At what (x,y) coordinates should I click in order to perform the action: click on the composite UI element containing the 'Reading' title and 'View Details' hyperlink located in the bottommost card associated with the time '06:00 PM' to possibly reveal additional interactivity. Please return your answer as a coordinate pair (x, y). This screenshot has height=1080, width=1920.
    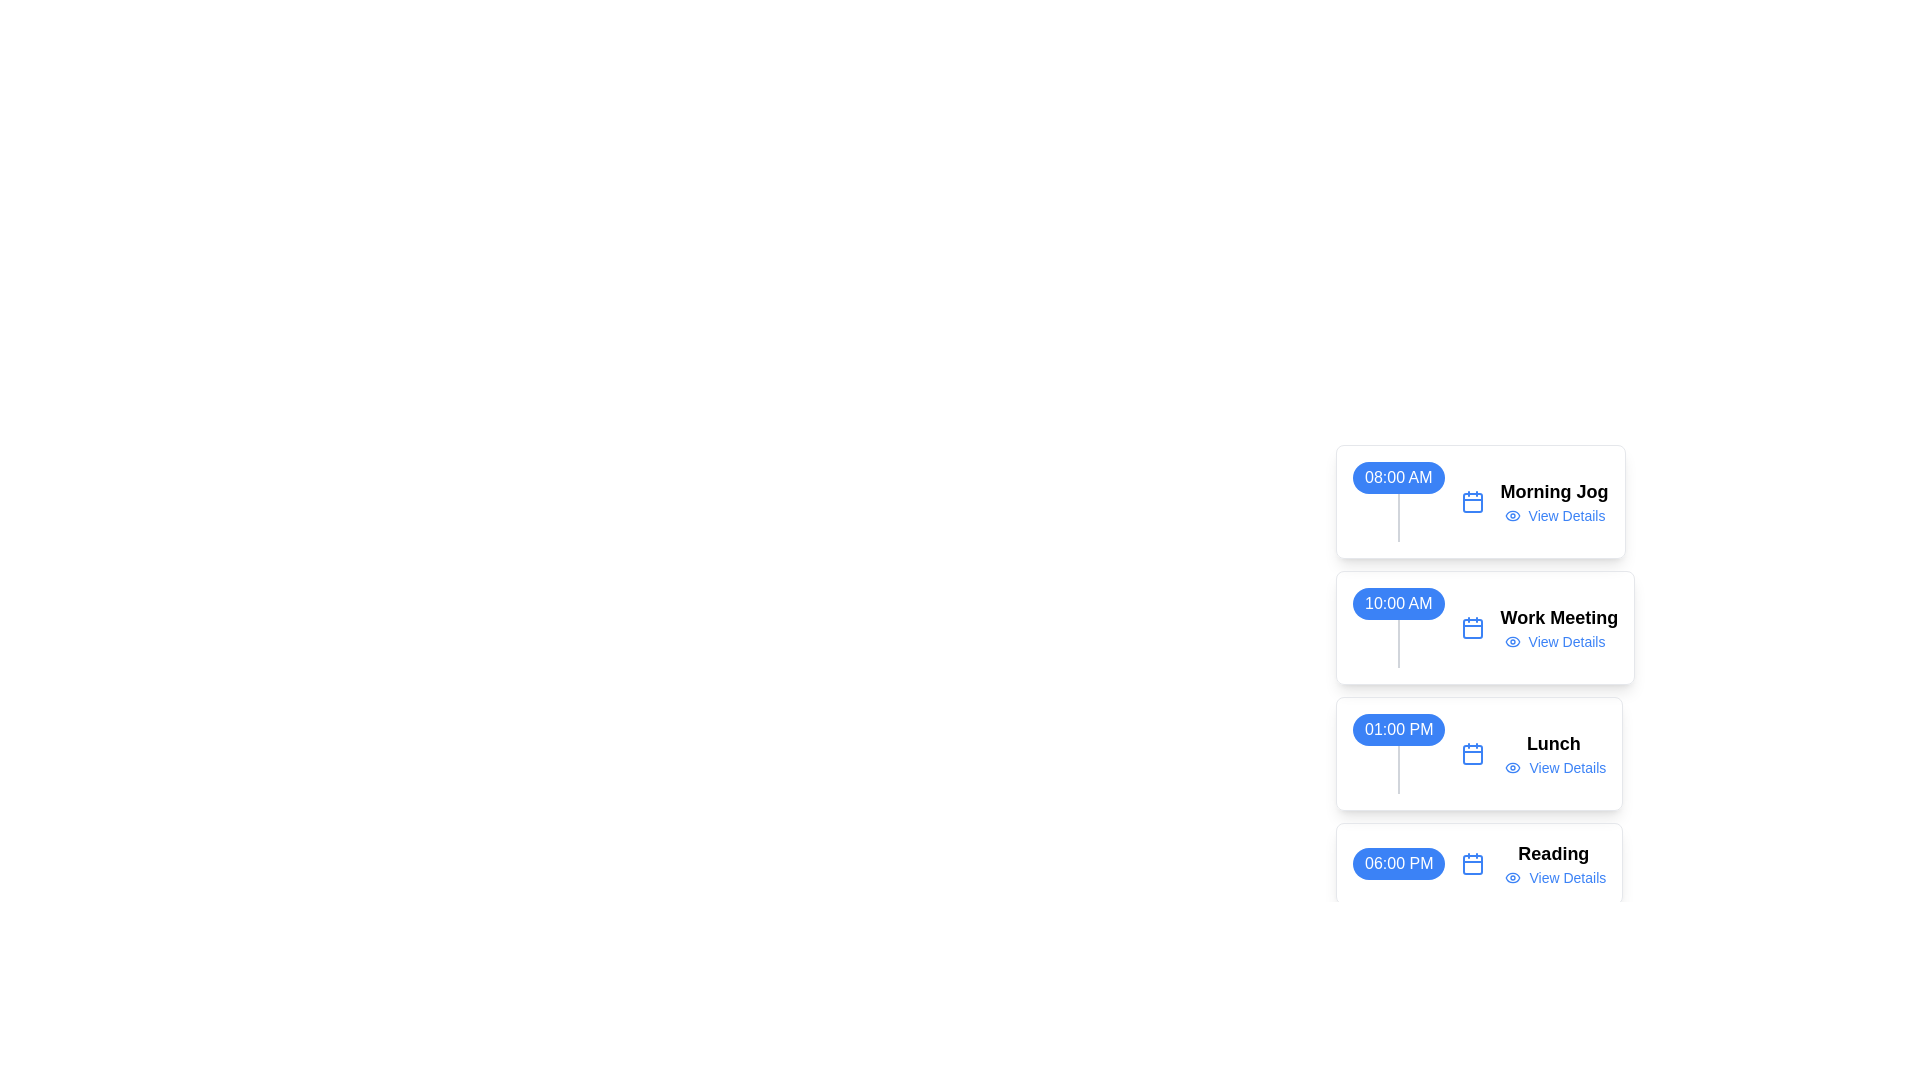
    Looking at the image, I should click on (1552, 863).